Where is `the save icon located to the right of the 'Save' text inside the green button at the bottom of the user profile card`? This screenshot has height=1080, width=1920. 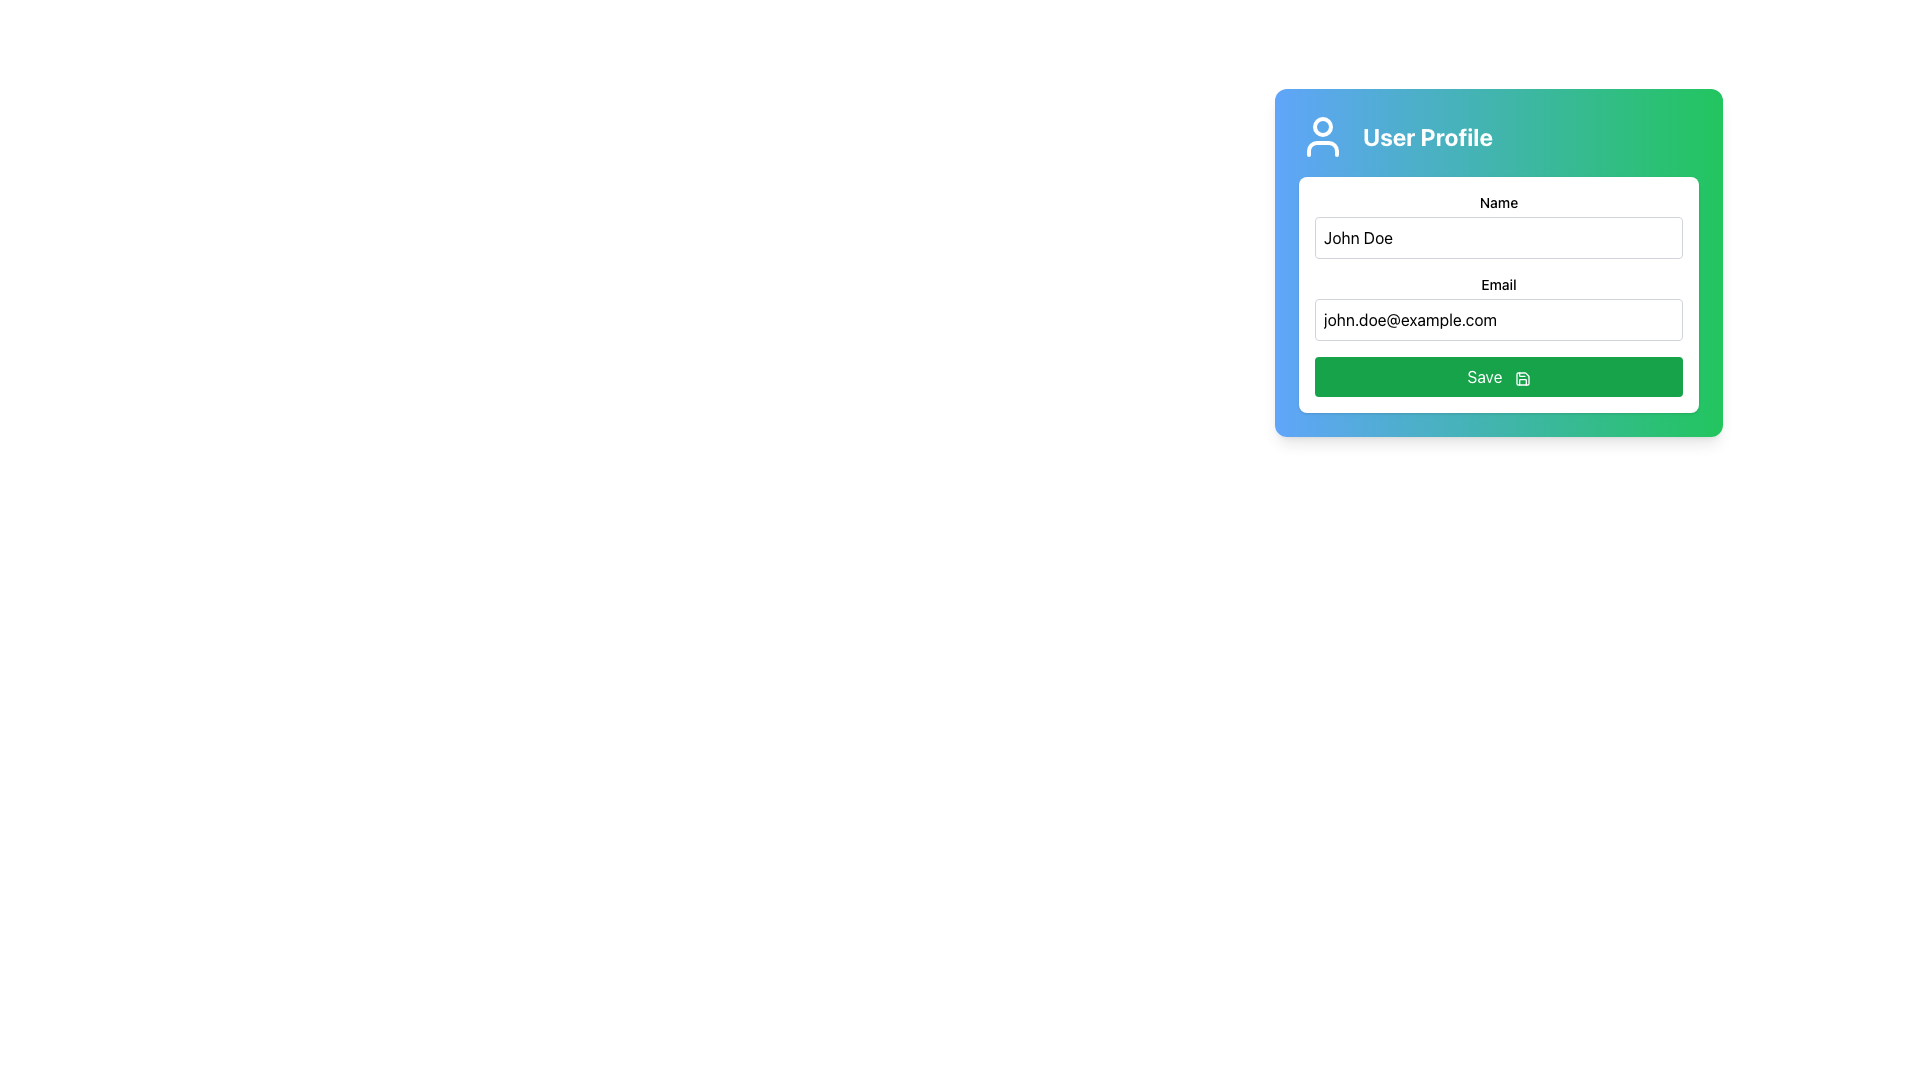
the save icon located to the right of the 'Save' text inside the green button at the bottom of the user profile card is located at coordinates (1521, 378).